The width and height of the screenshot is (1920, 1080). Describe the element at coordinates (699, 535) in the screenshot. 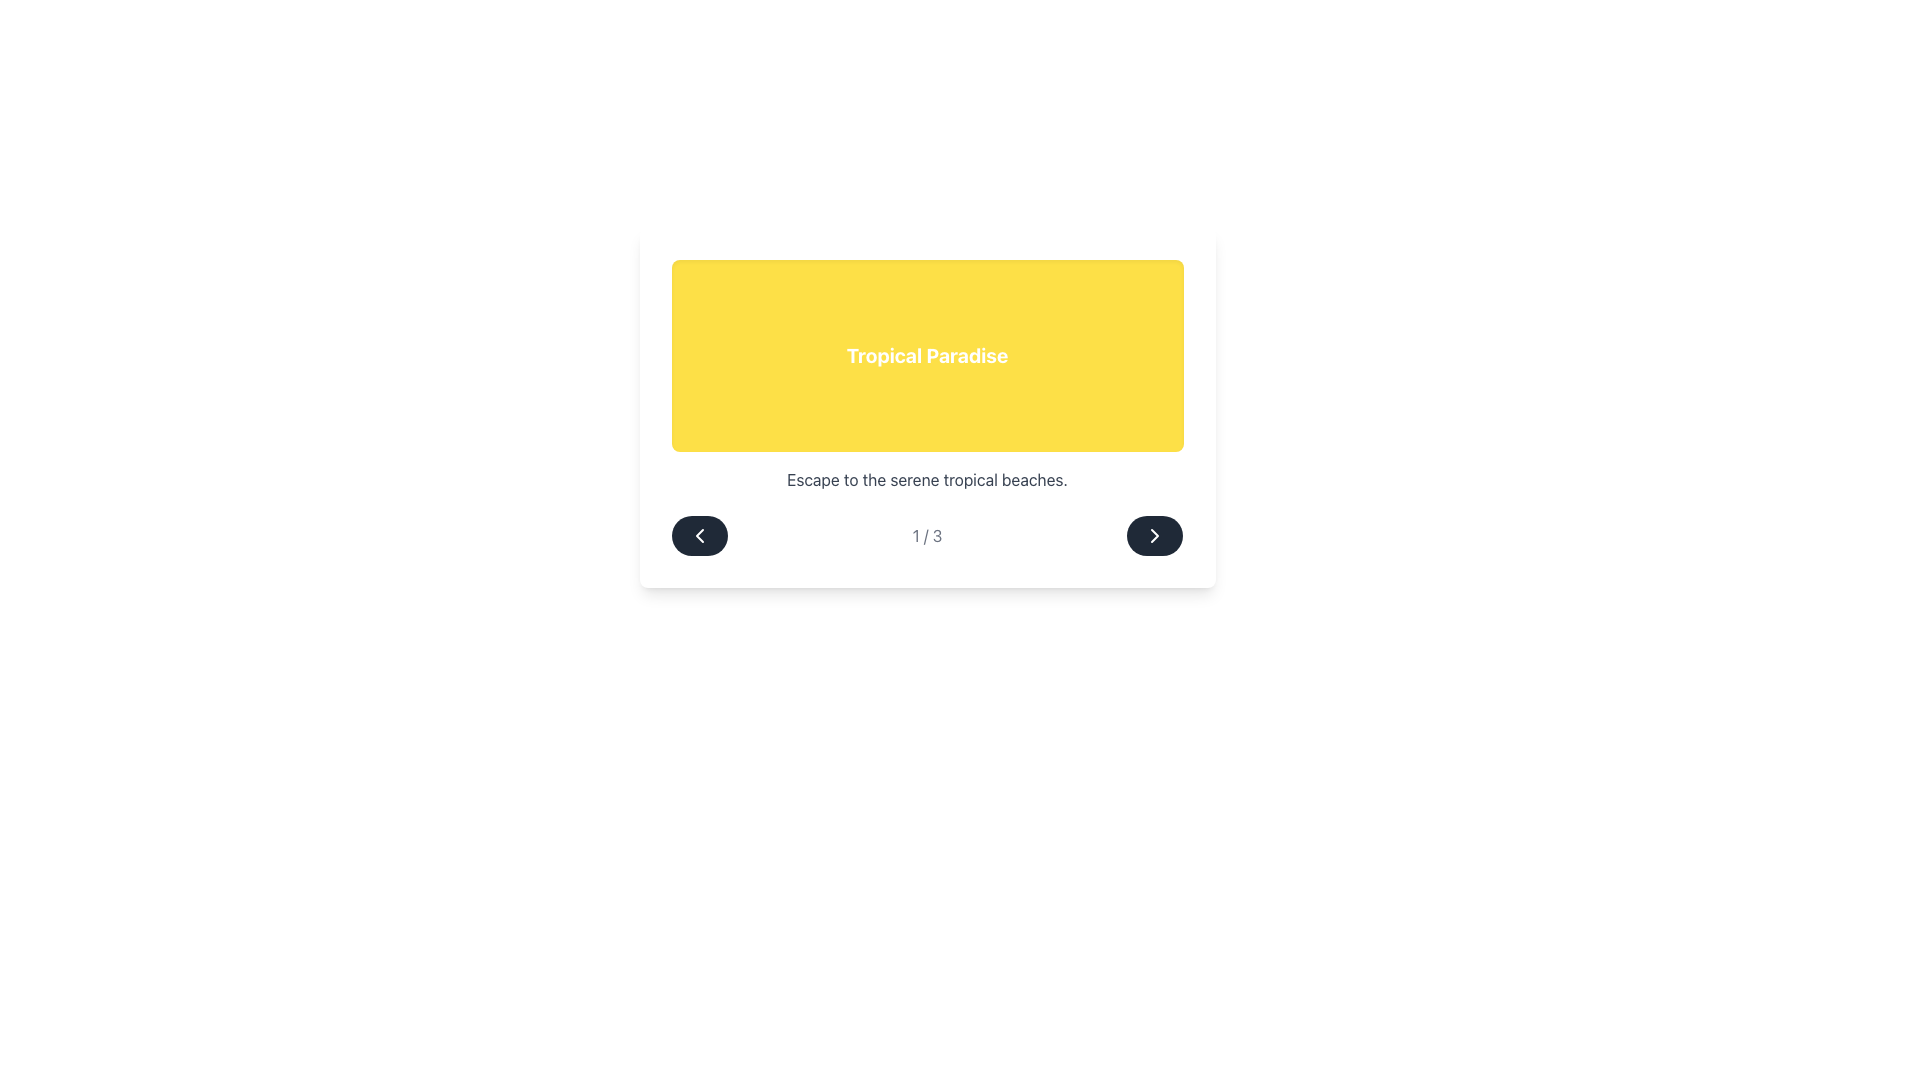

I see `the chevron icon on the bottom-left navigation button` at that location.